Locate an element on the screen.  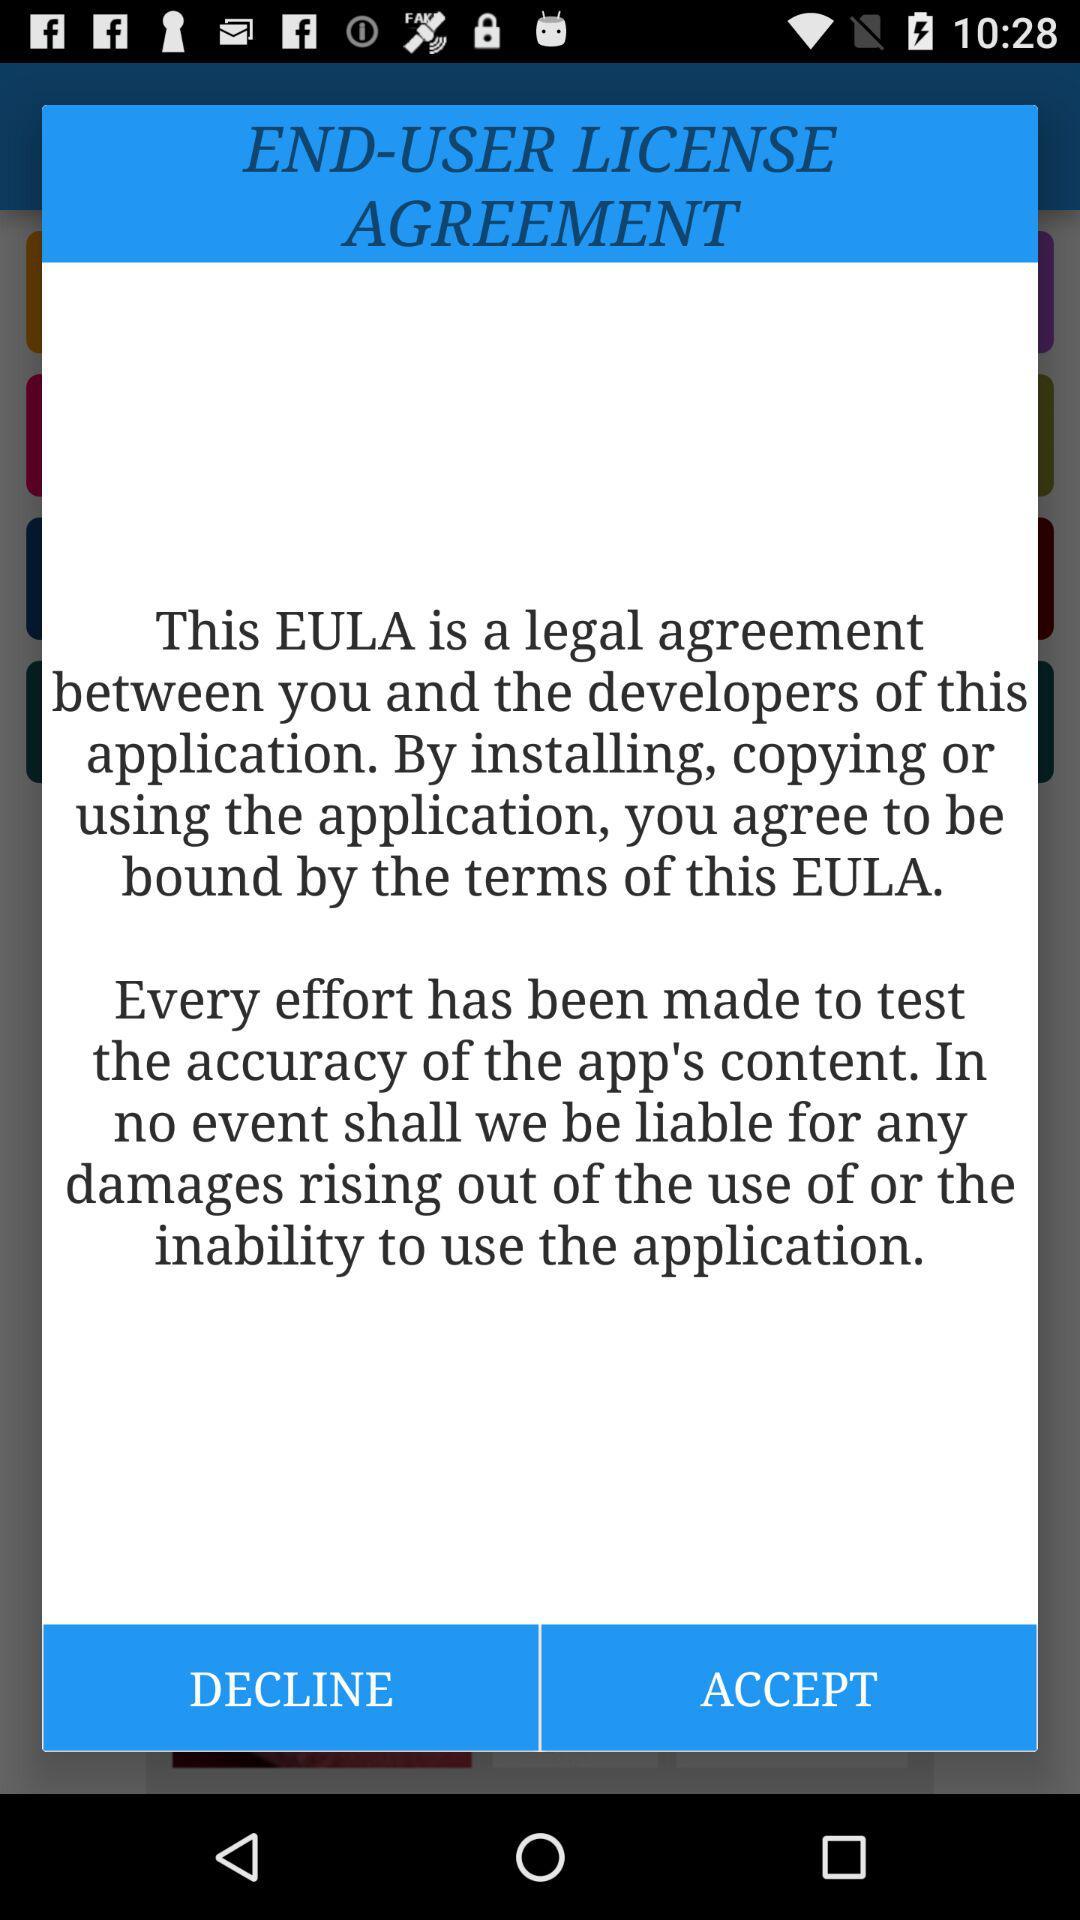
the item below the this eula is icon is located at coordinates (290, 1686).